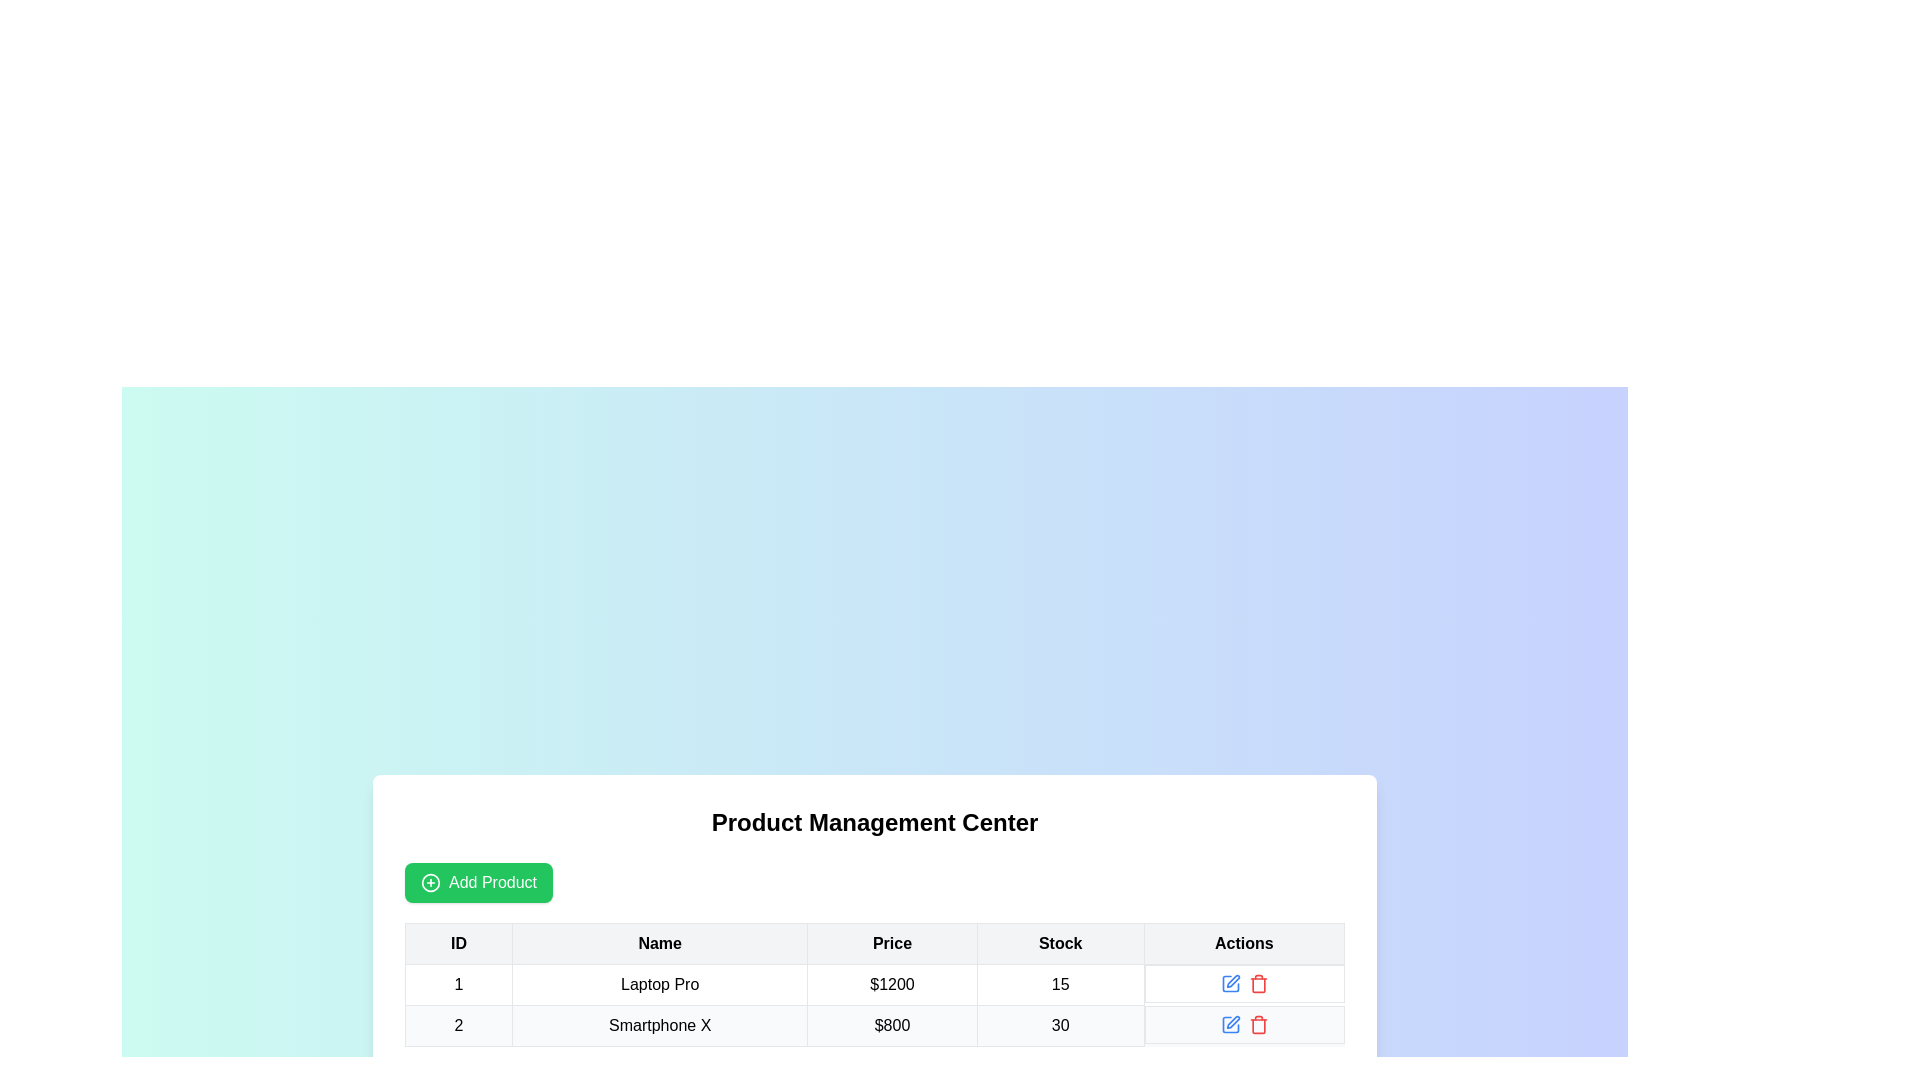  What do you see at coordinates (891, 1026) in the screenshot?
I see `the Text Display element that shows '$800' in black font on a light gray background, located in the third cell of the second row in the table for the product 'Smartphone X'` at bounding box center [891, 1026].